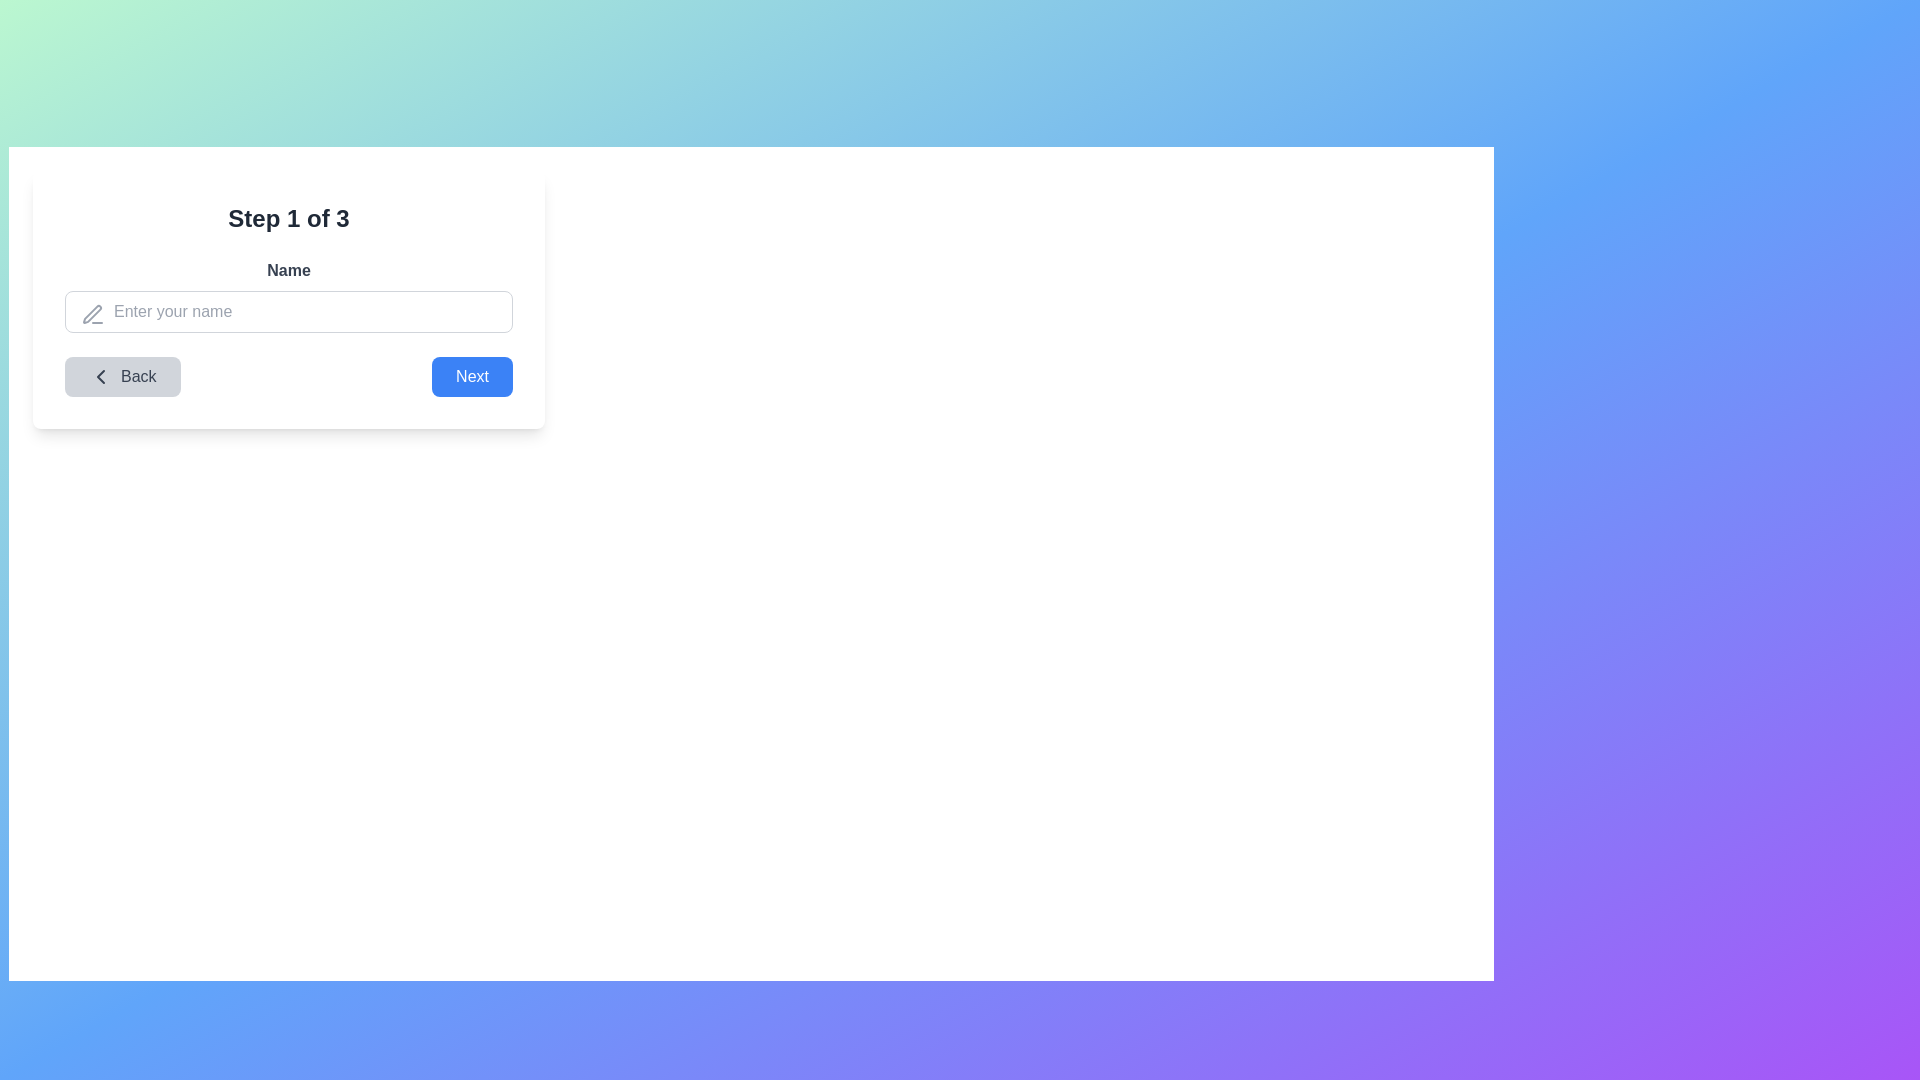 The height and width of the screenshot is (1080, 1920). I want to click on the left-pointing chevron icon within the 'Back' button, so click(99, 377).